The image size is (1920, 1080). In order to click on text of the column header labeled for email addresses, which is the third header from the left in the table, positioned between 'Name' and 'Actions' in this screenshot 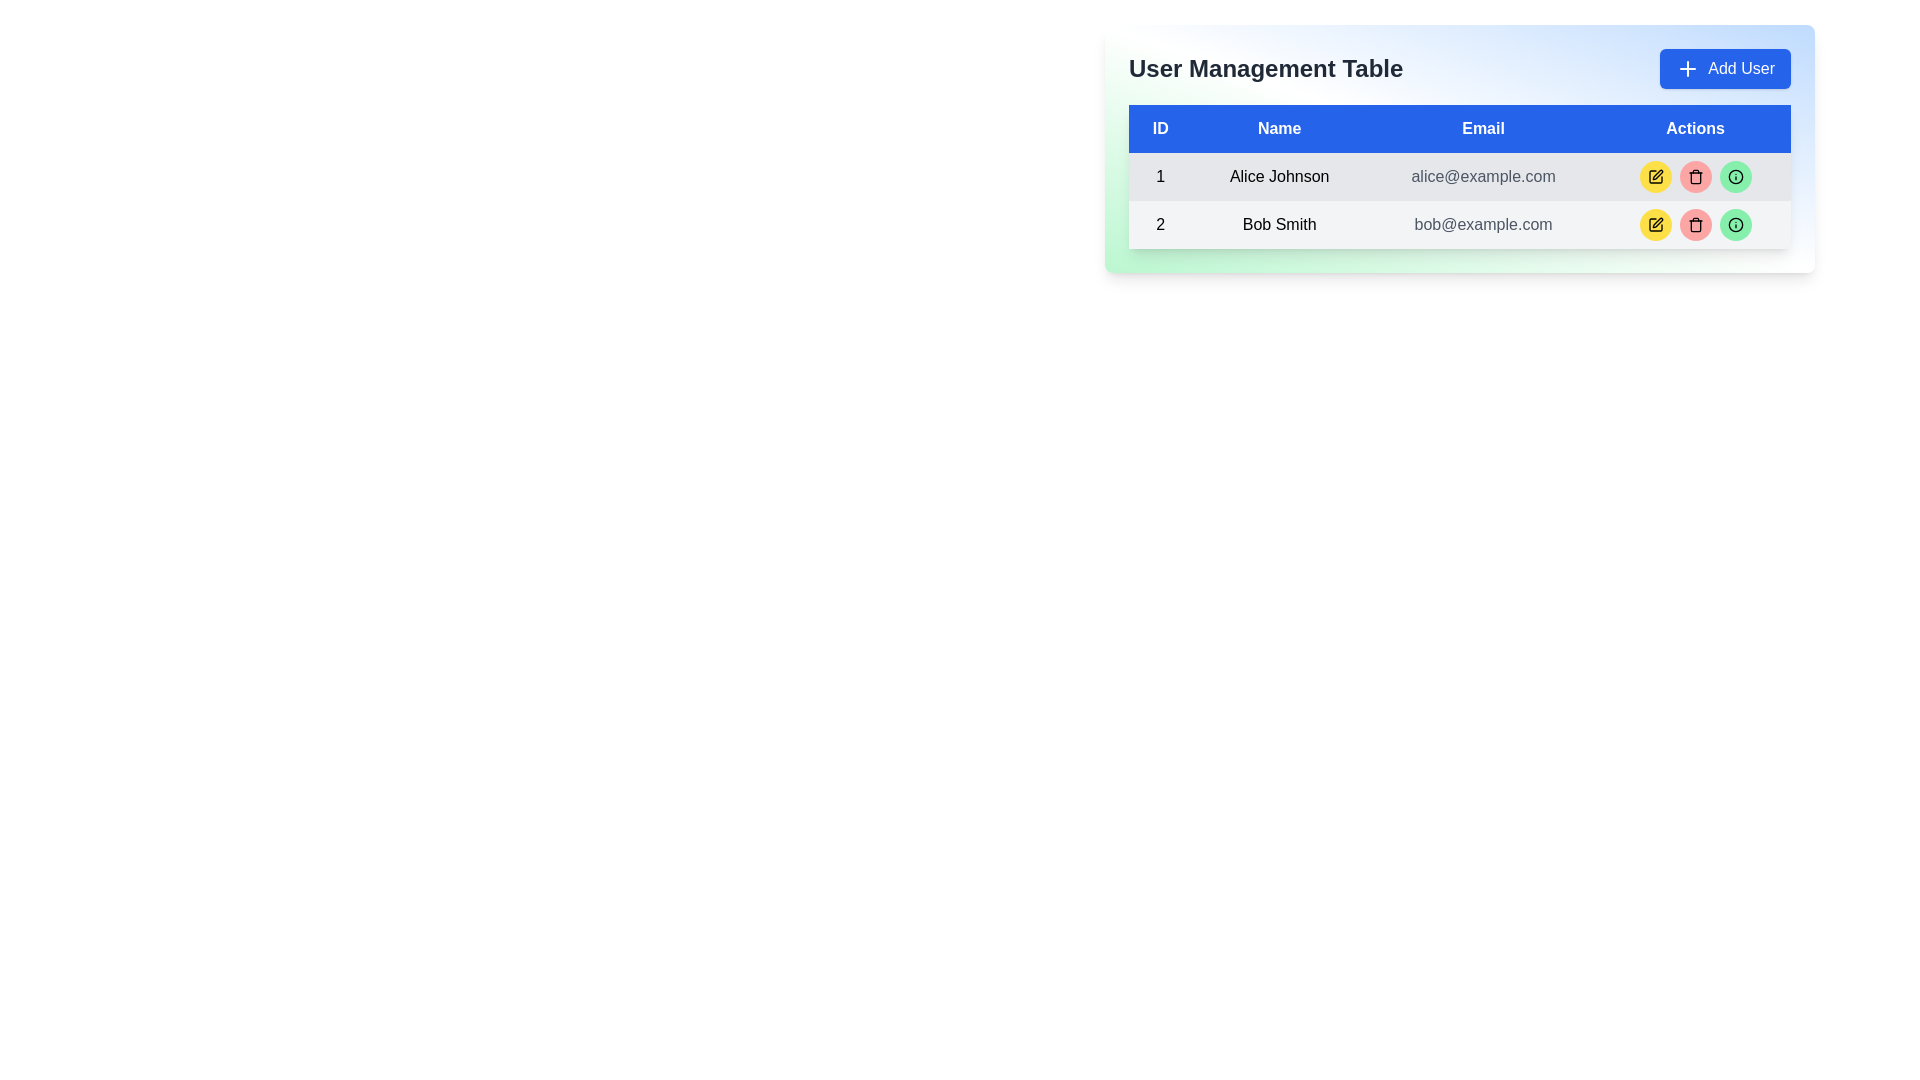, I will do `click(1483, 128)`.